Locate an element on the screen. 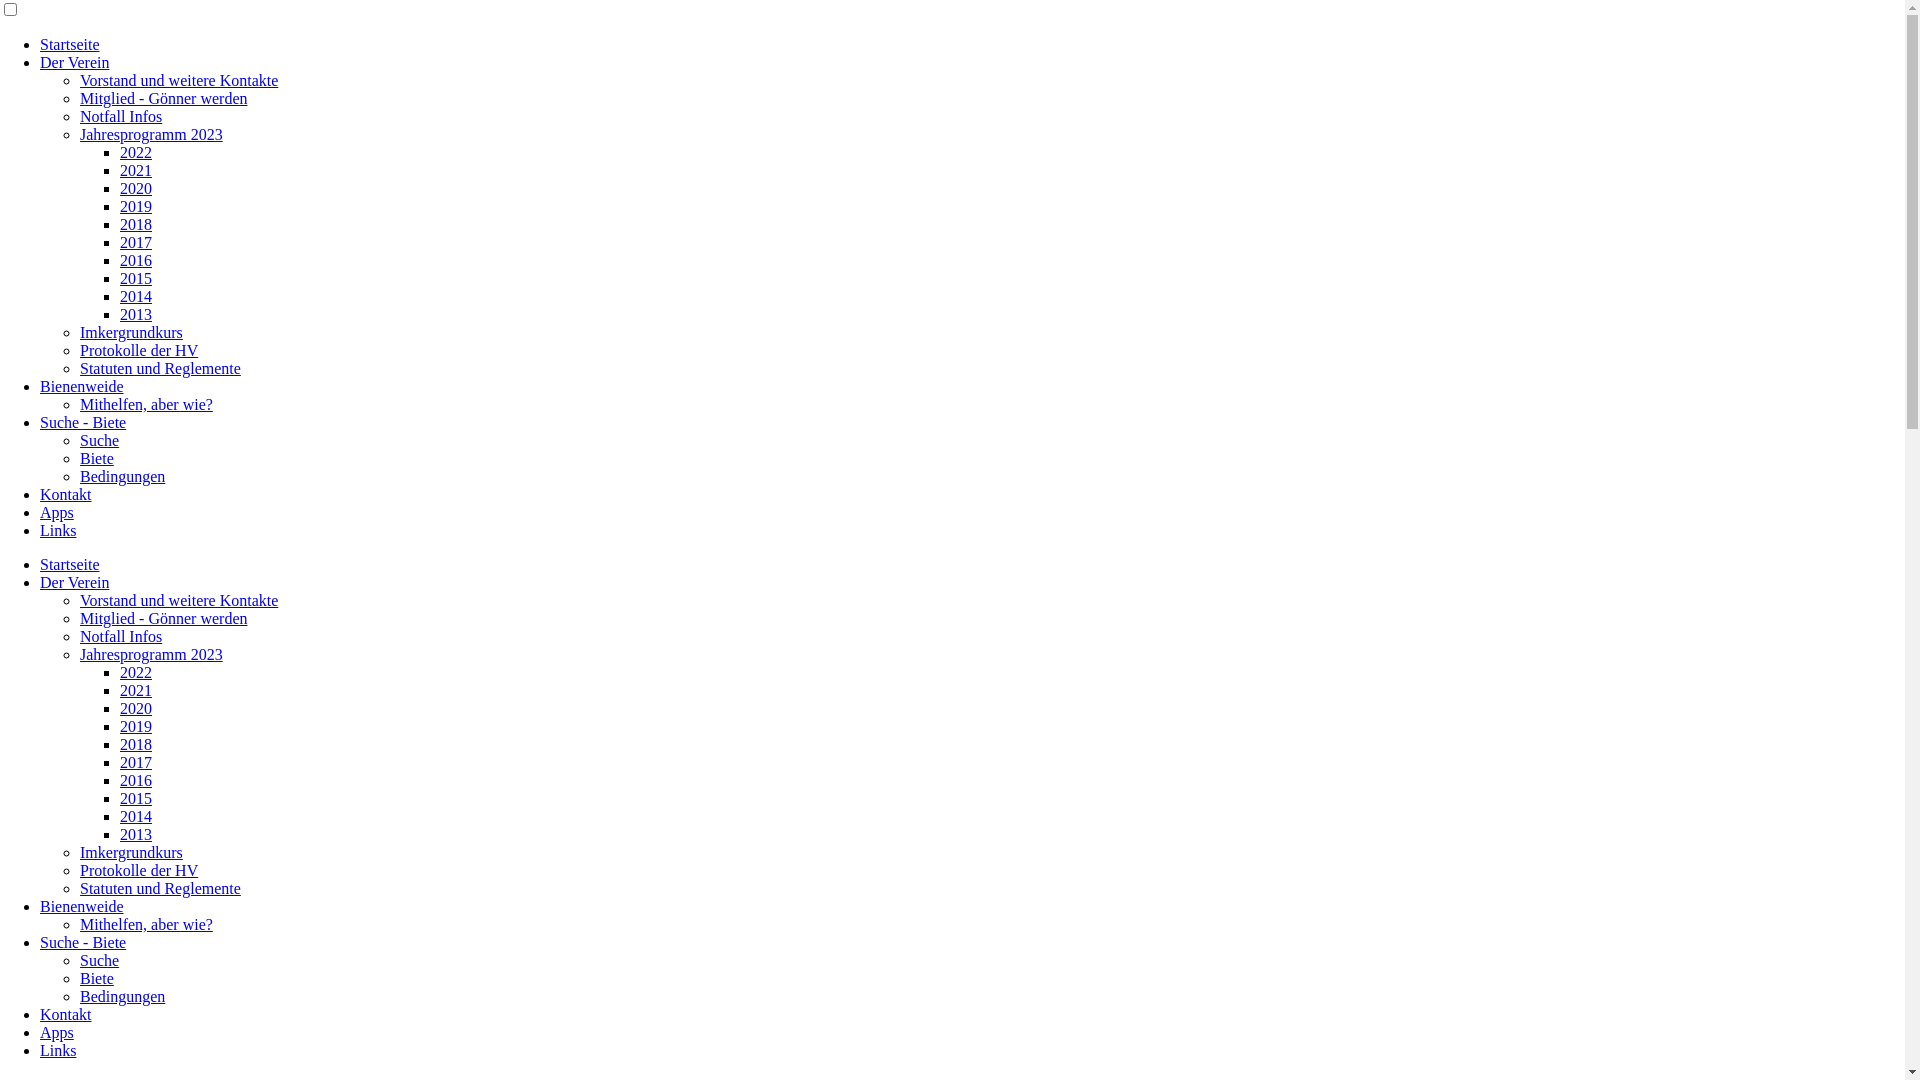  'Suche - Biete' is located at coordinates (39, 421).